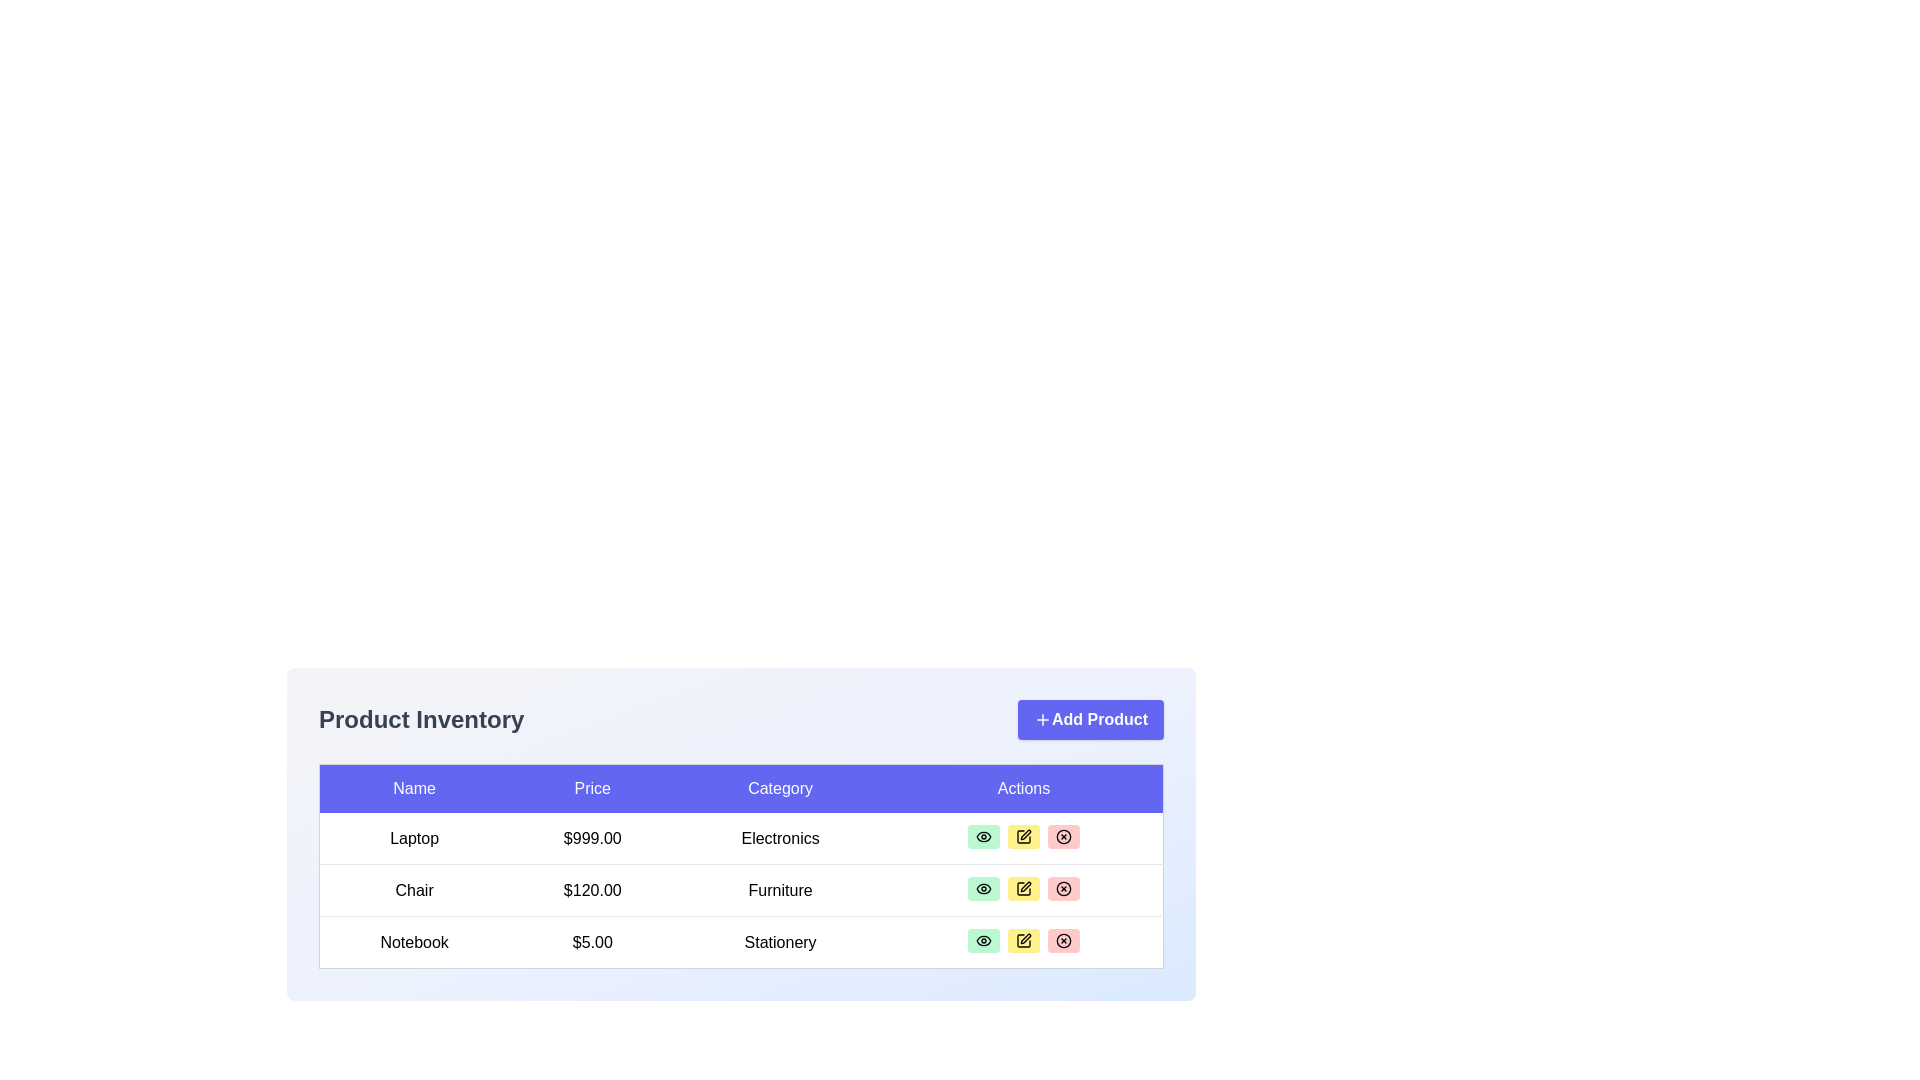 This screenshot has height=1080, width=1920. What do you see at coordinates (983, 887) in the screenshot?
I see `the first icon button on the left in the 'Actions' column for the 'Chair' row` at bounding box center [983, 887].